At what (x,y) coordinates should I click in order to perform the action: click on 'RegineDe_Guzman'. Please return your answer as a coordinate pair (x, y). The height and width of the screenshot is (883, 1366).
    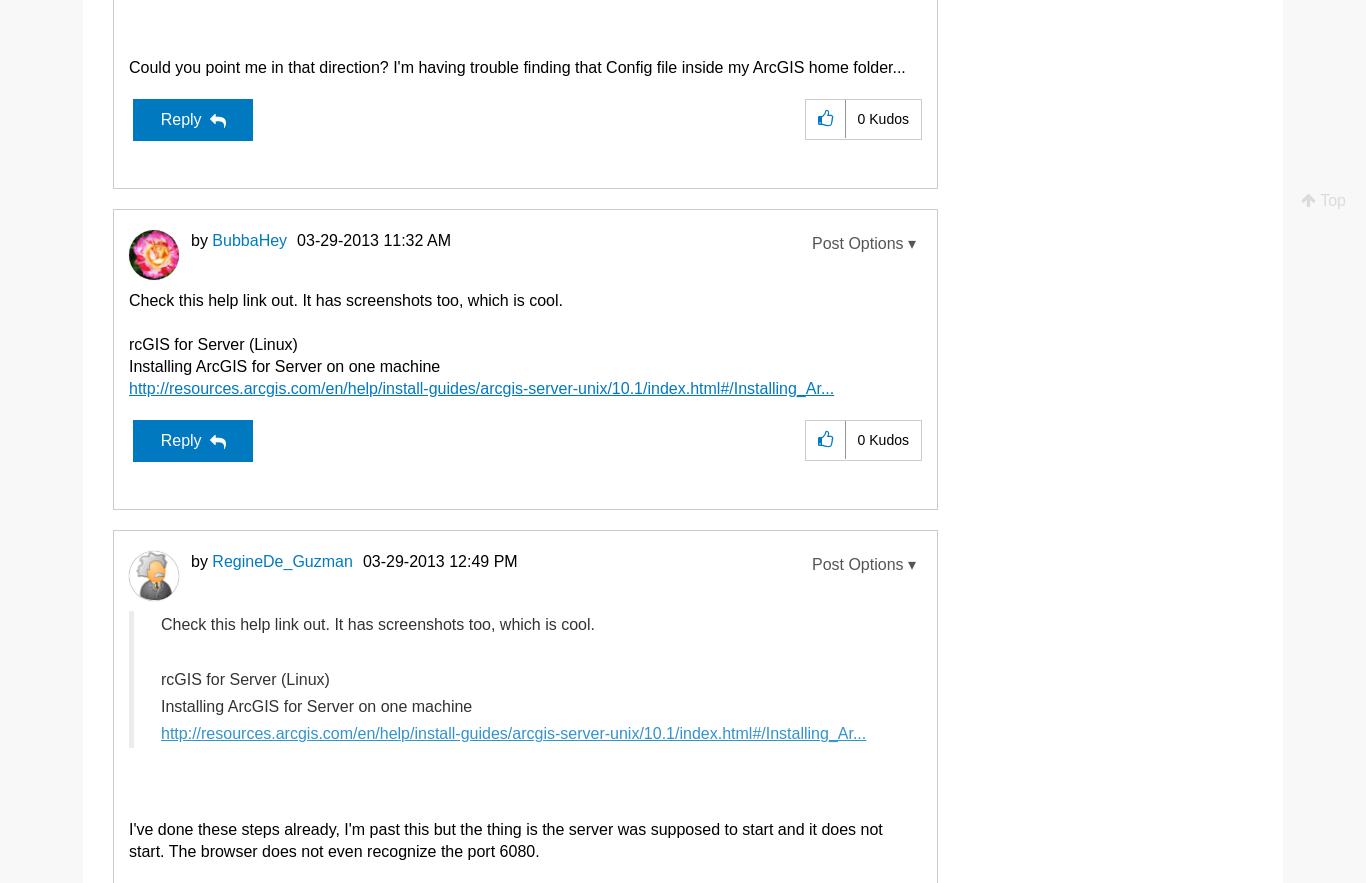
    Looking at the image, I should click on (281, 560).